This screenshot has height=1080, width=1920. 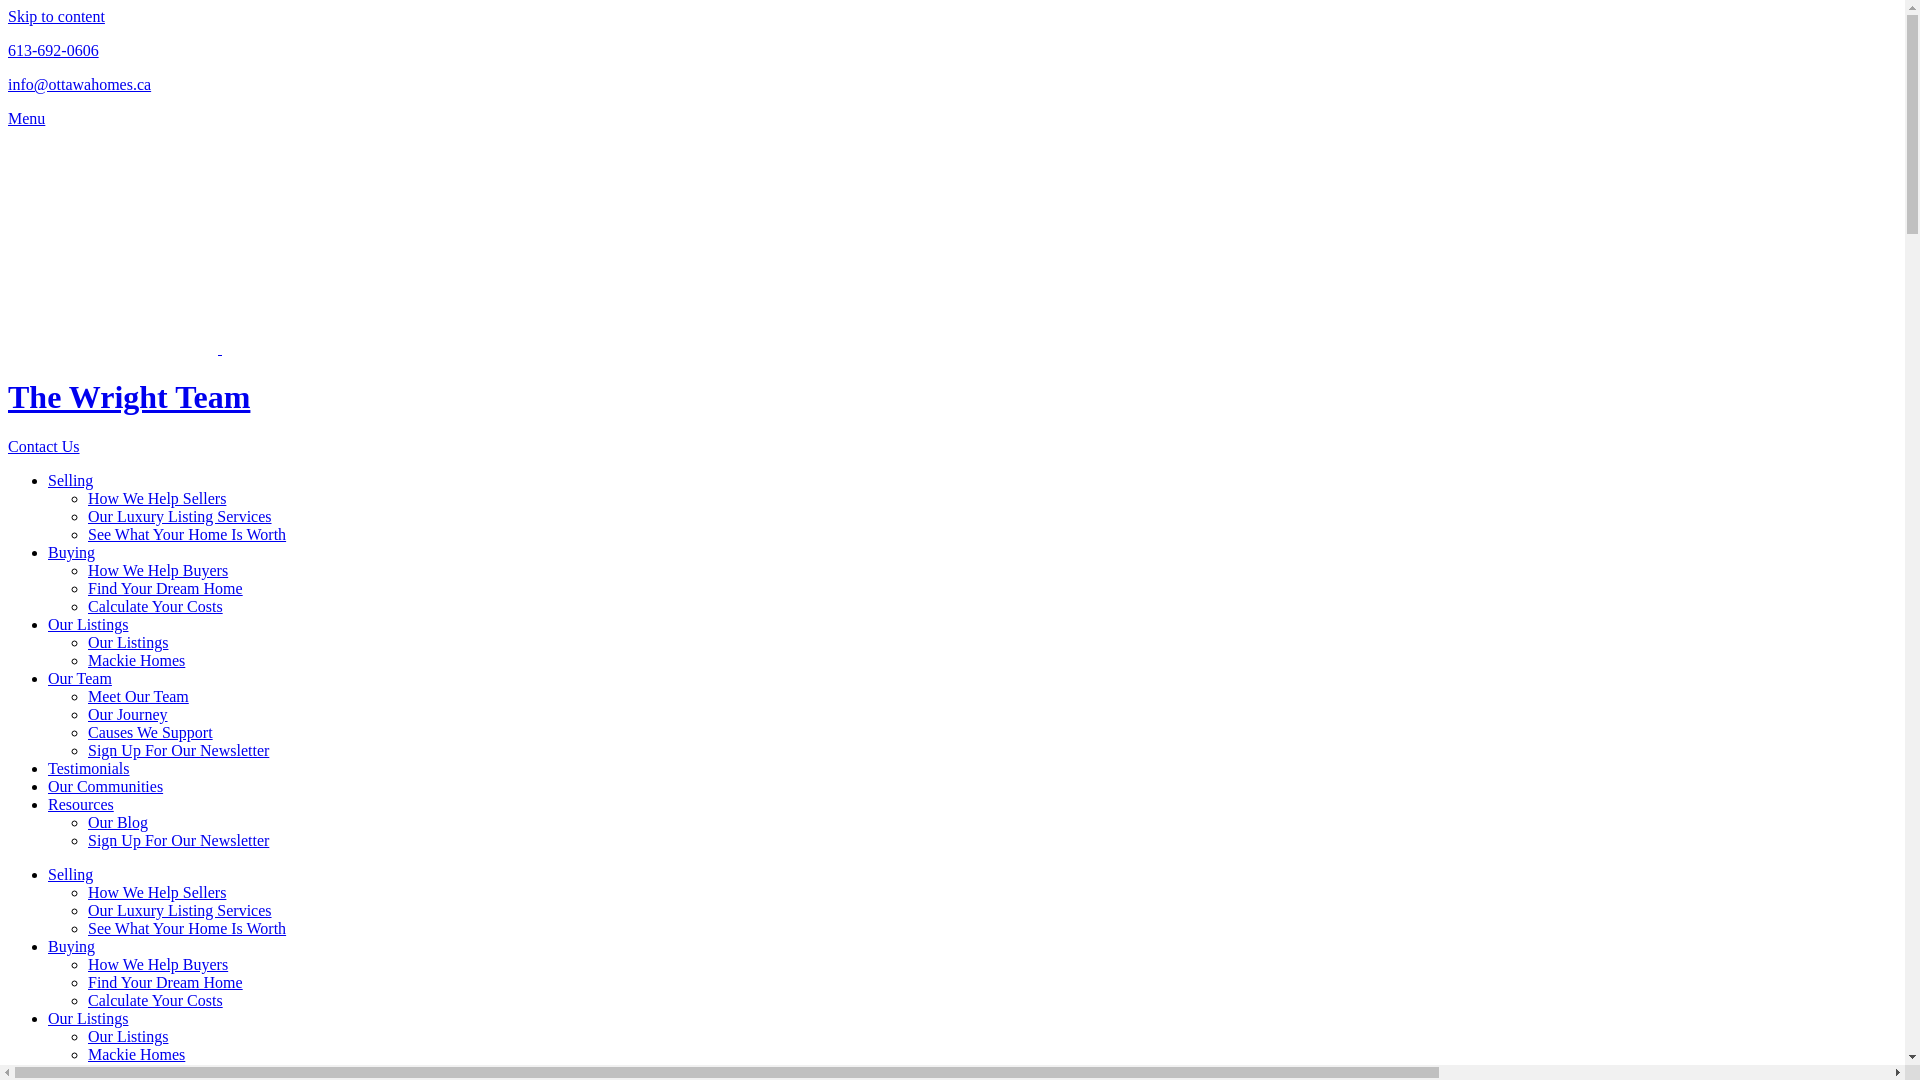 What do you see at coordinates (178, 750) in the screenshot?
I see `'Sign Up For Our Newsletter'` at bounding box center [178, 750].